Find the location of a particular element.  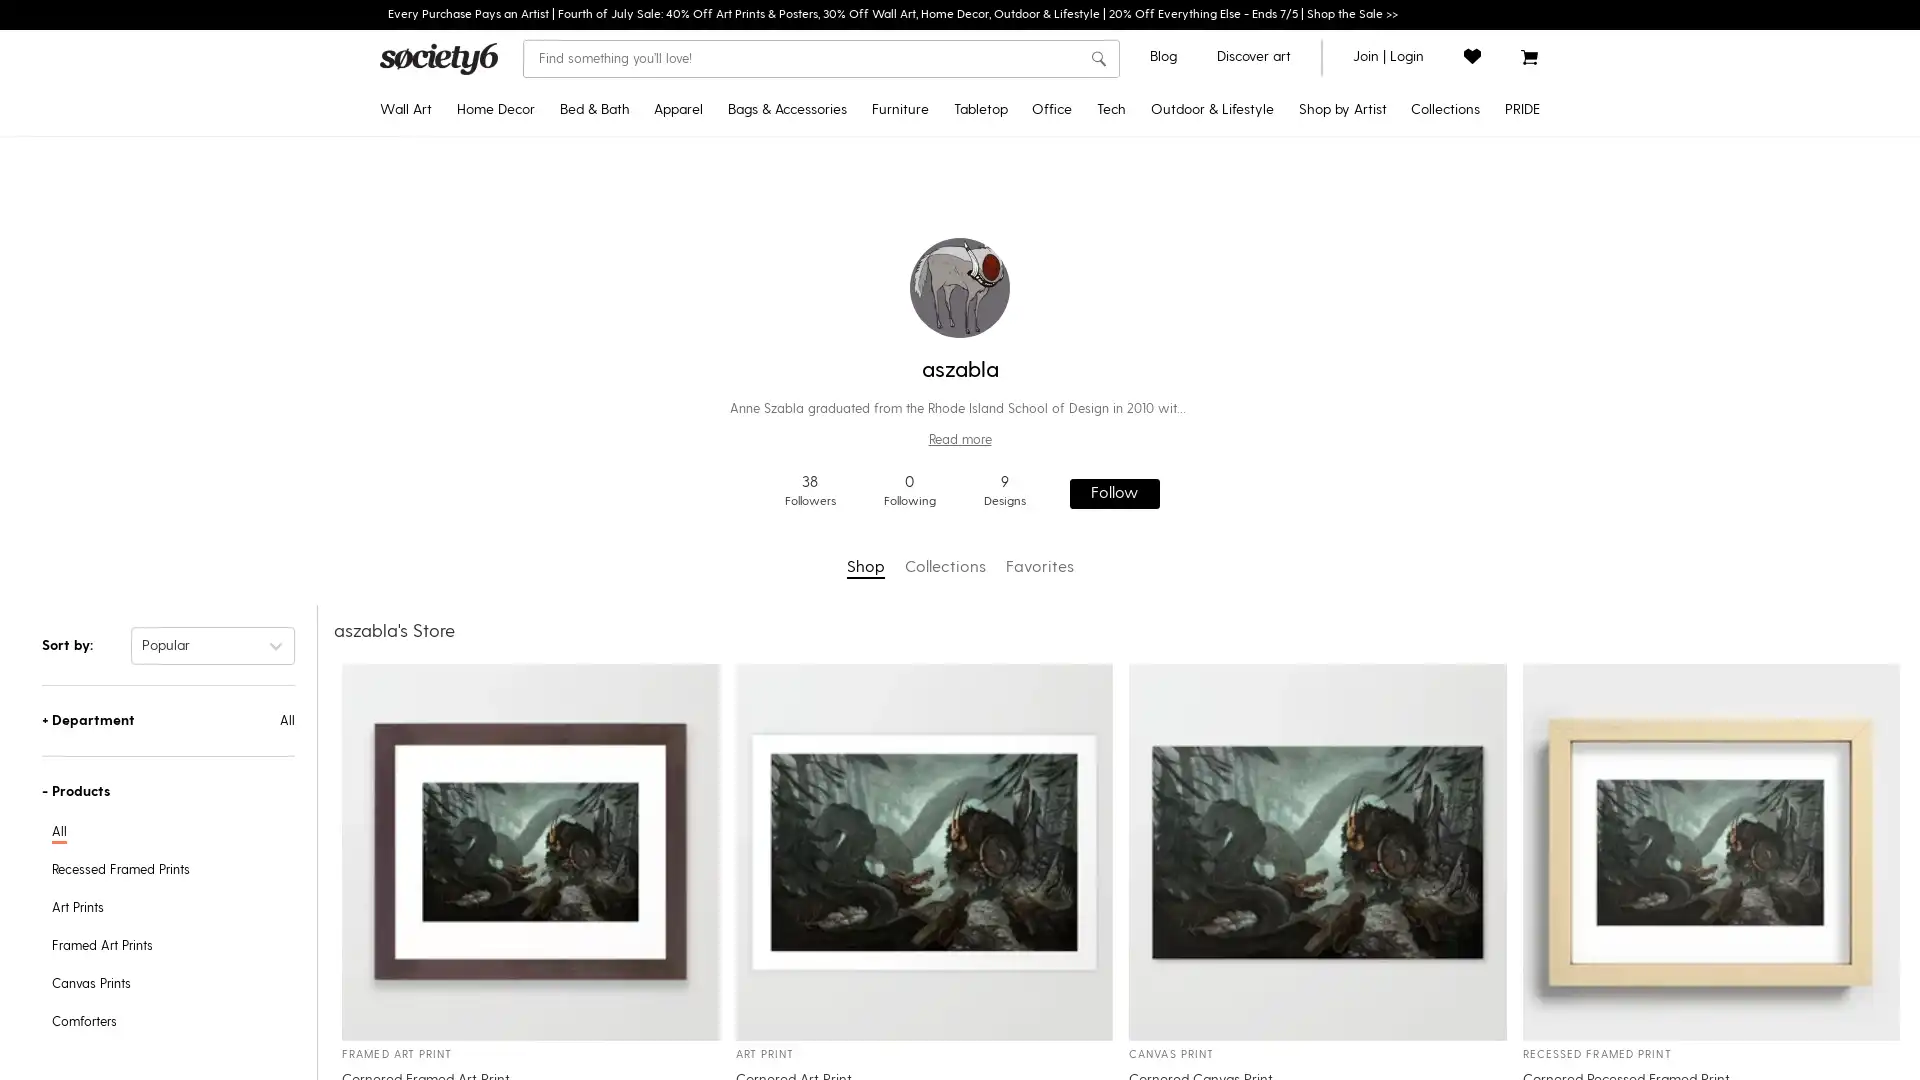

Tech is located at coordinates (1110, 110).